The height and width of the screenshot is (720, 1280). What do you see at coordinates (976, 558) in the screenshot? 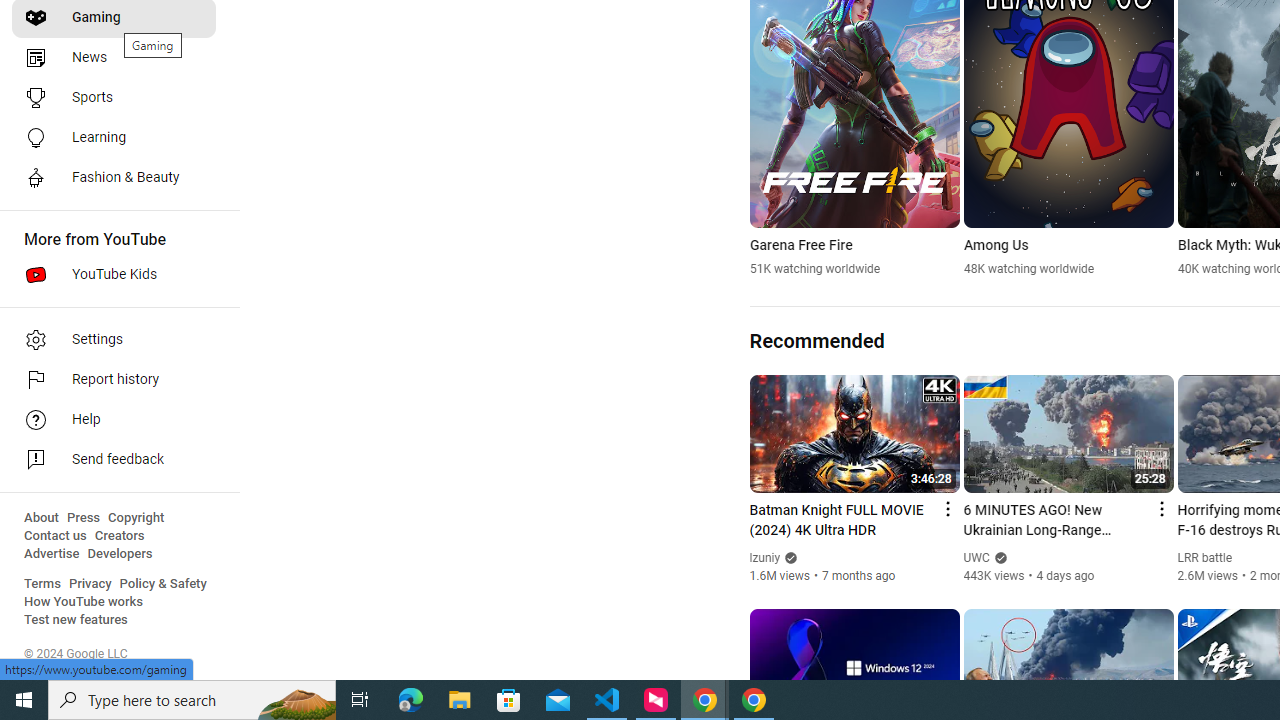
I see `'UWC'` at bounding box center [976, 558].